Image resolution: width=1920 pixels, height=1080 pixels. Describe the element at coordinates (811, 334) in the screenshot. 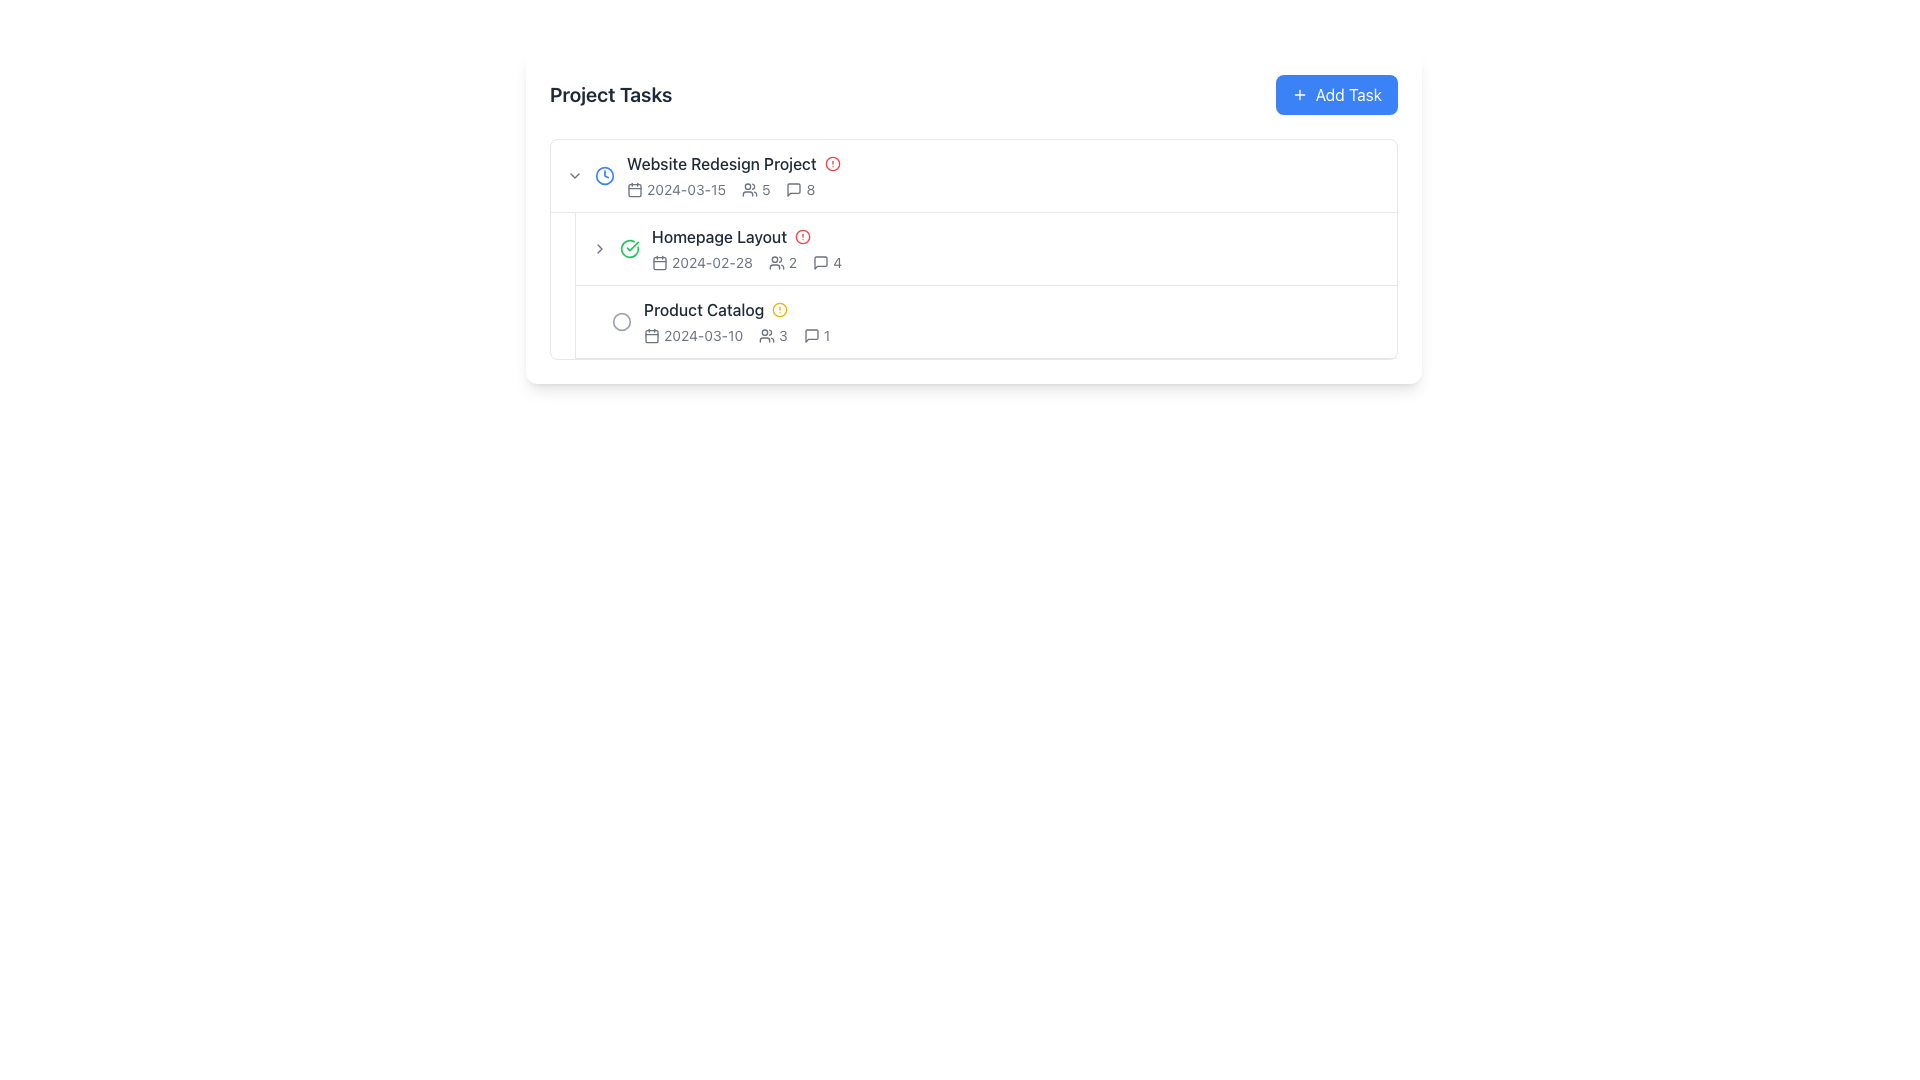

I see `the comment icon located in the 'Product Catalog' row of the 'Project Tasks' list` at that location.